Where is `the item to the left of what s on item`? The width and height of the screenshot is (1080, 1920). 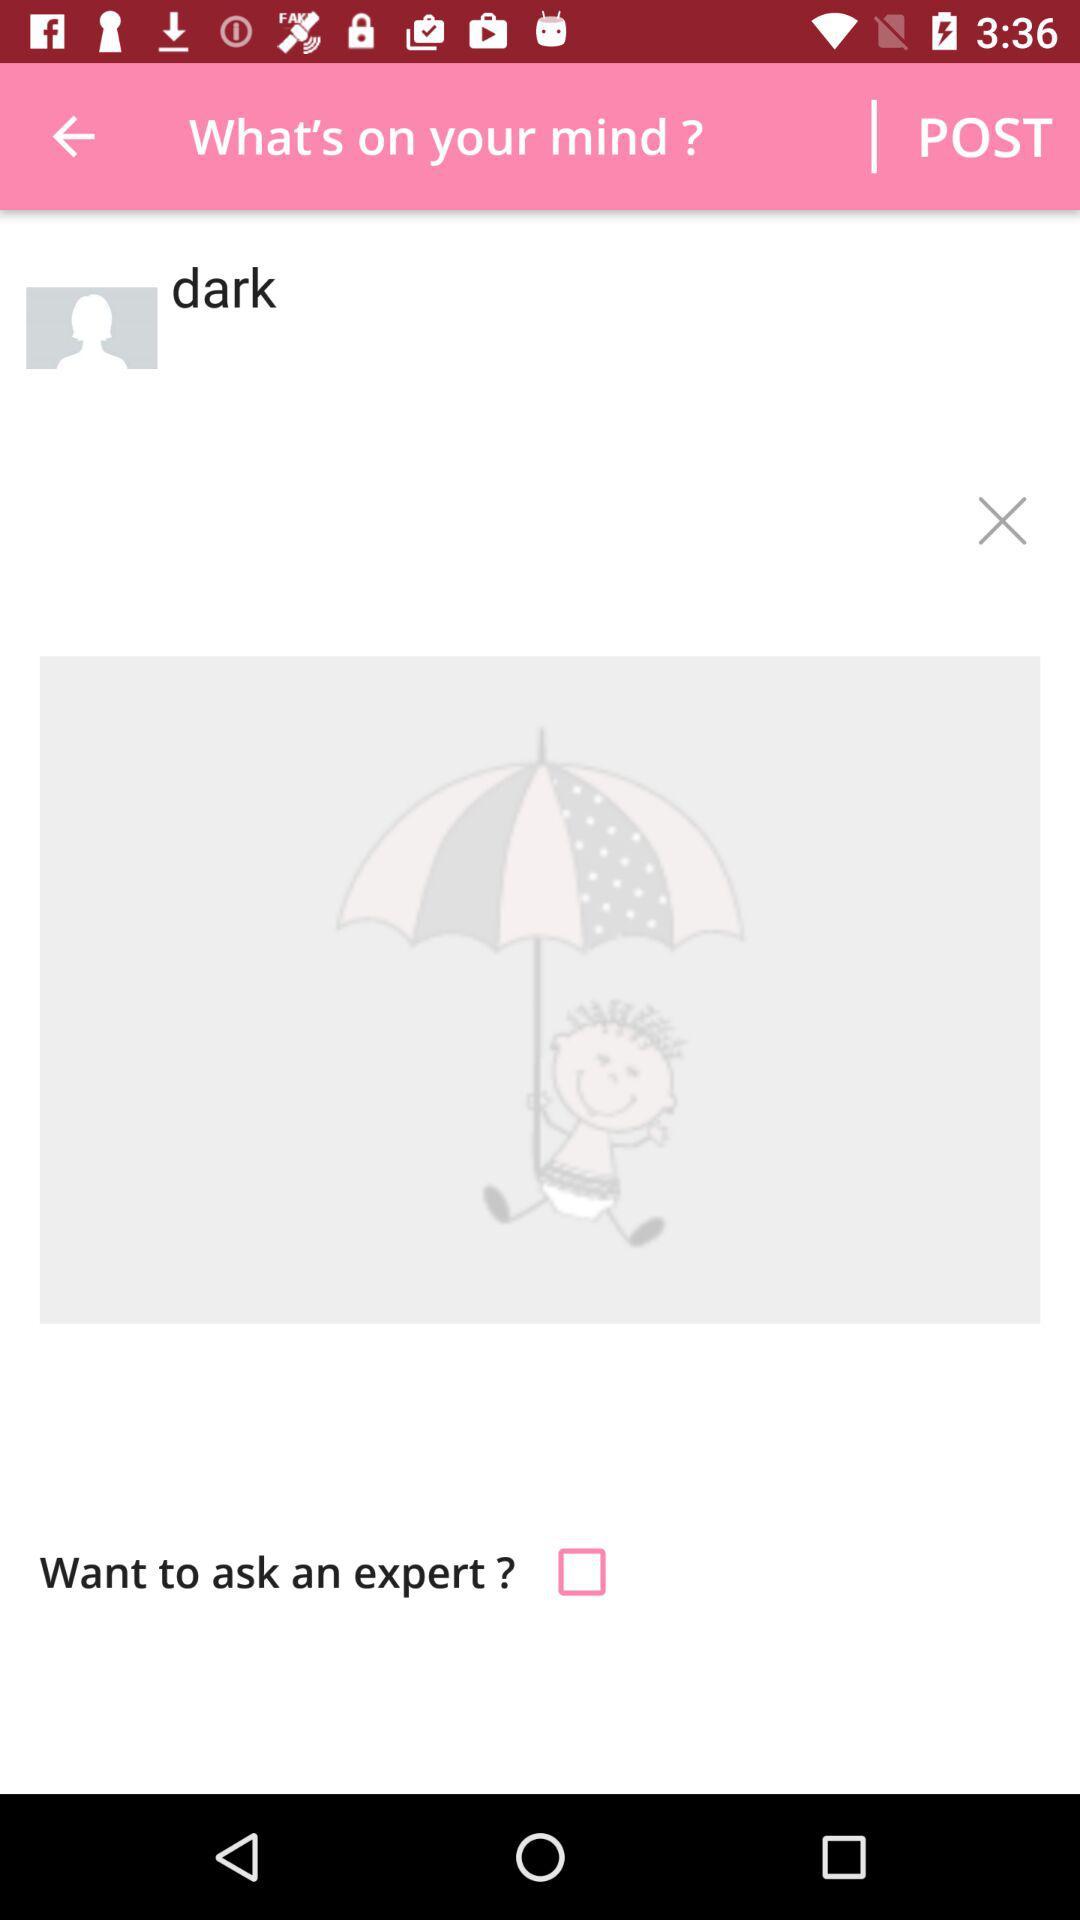 the item to the left of what s on item is located at coordinates (72, 135).